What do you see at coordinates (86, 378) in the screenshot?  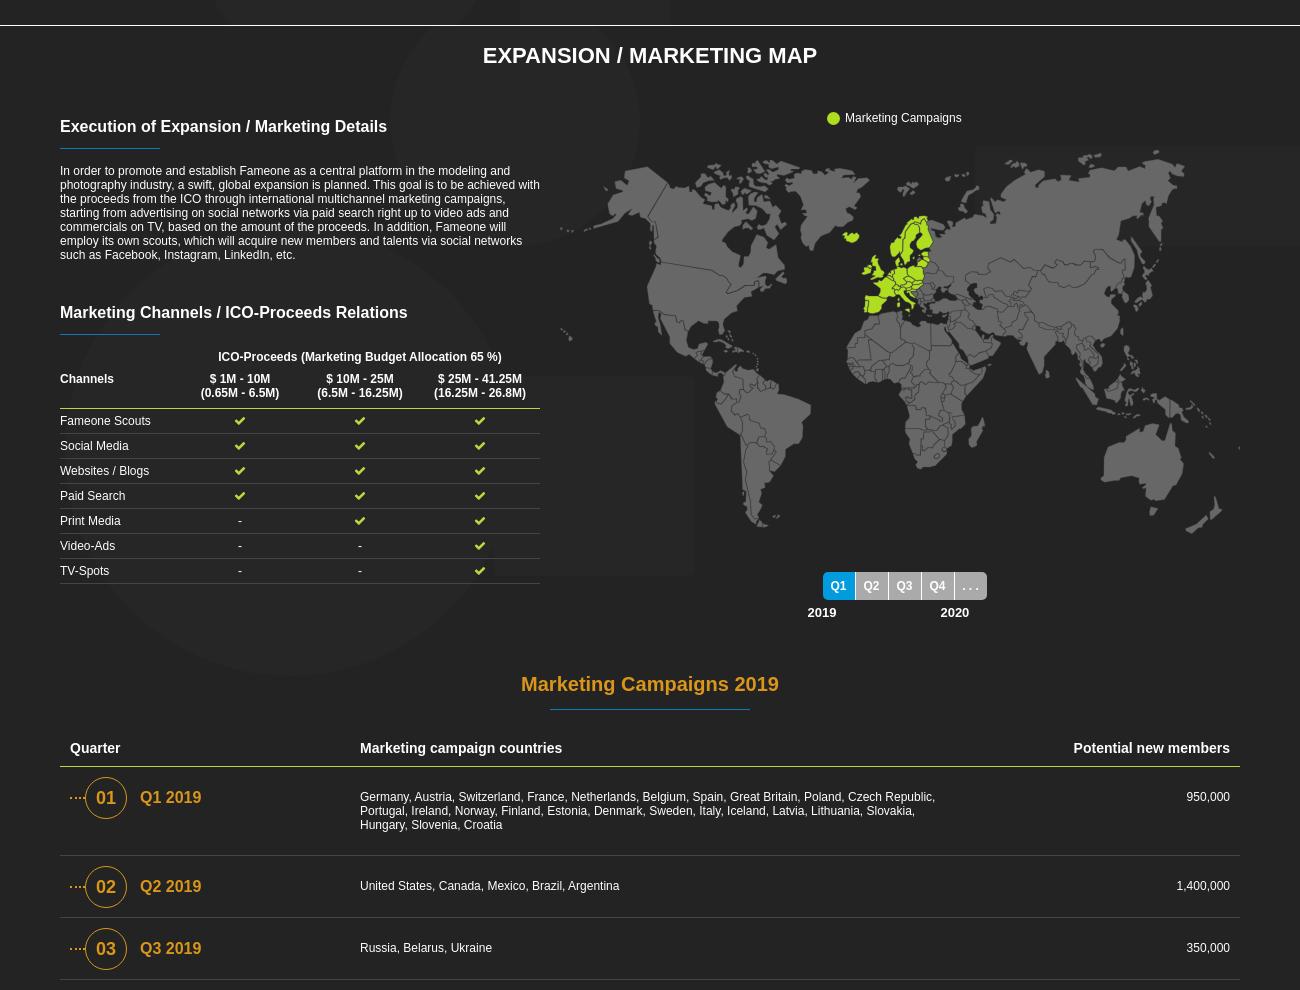 I see `'Channels'` at bounding box center [86, 378].